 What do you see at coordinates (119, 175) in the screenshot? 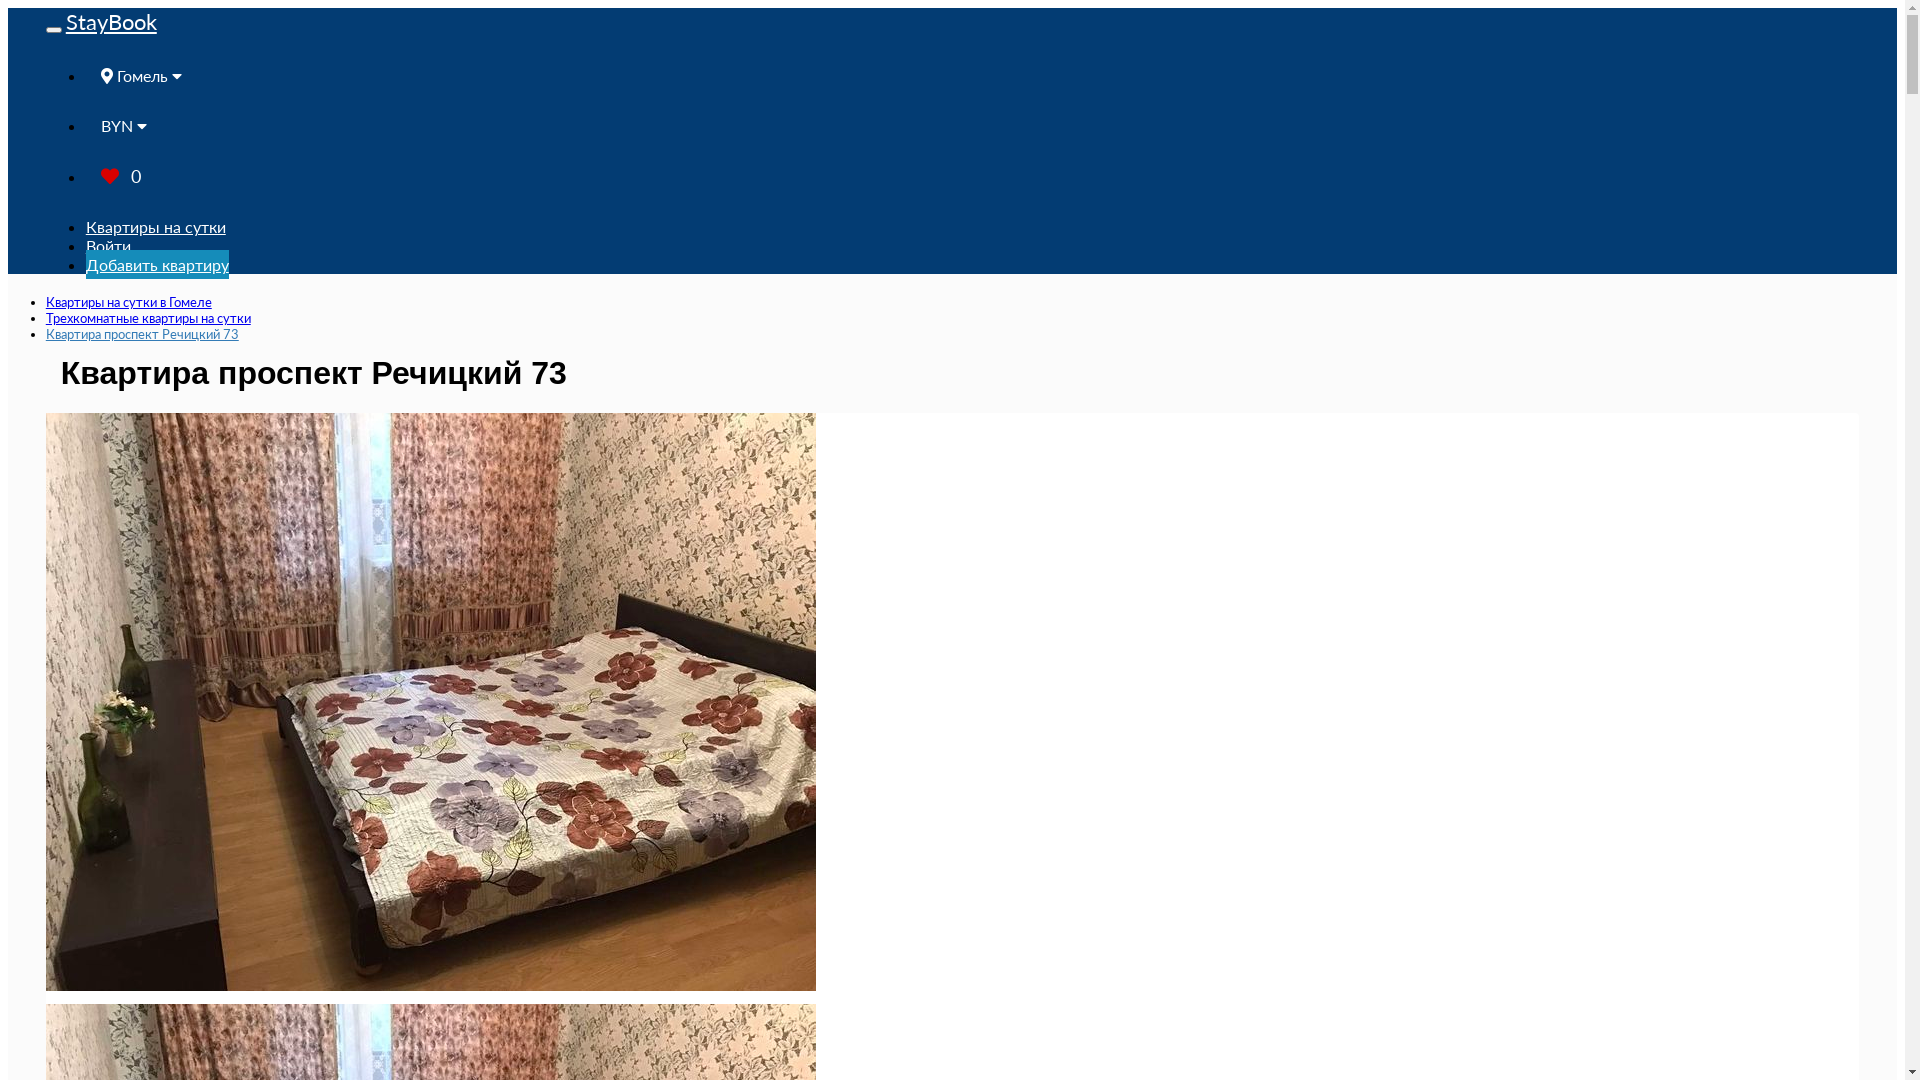
I see `'0'` at bounding box center [119, 175].